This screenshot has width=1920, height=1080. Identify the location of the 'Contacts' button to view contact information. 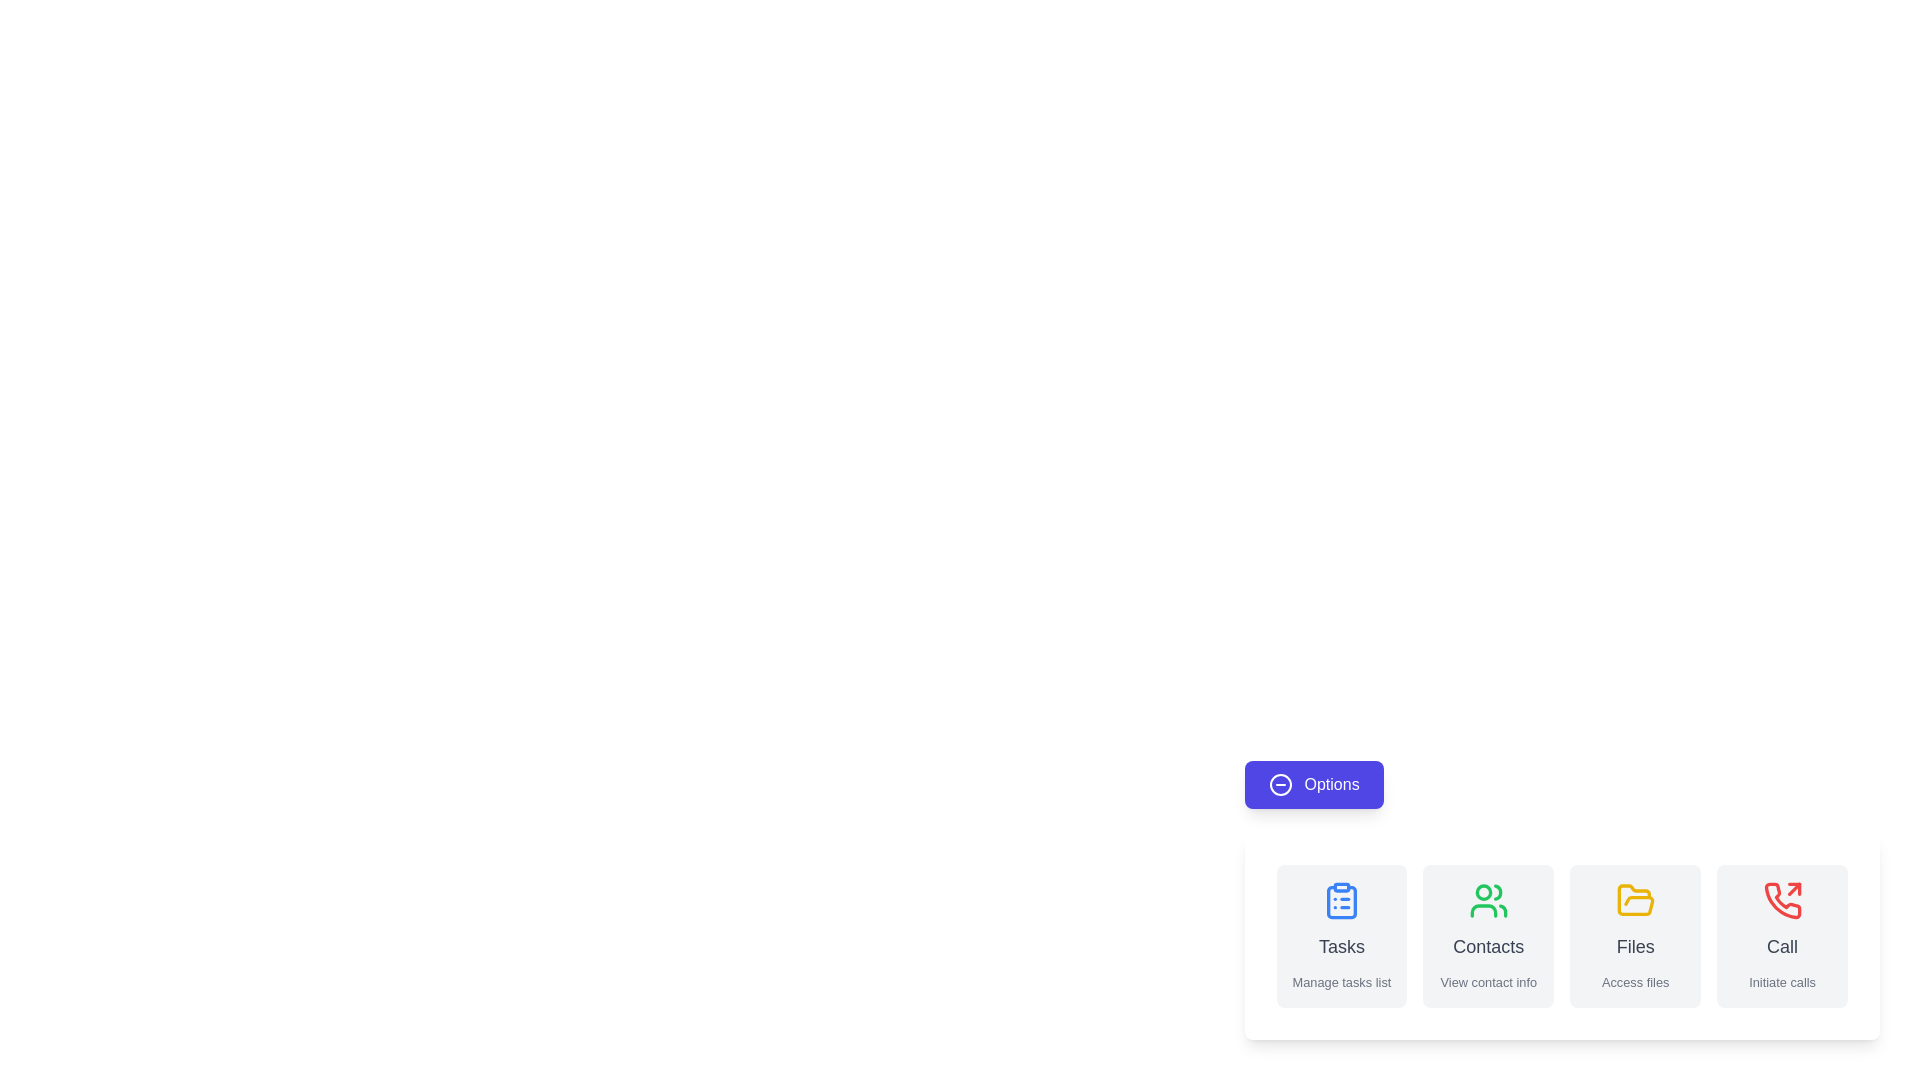
(1488, 936).